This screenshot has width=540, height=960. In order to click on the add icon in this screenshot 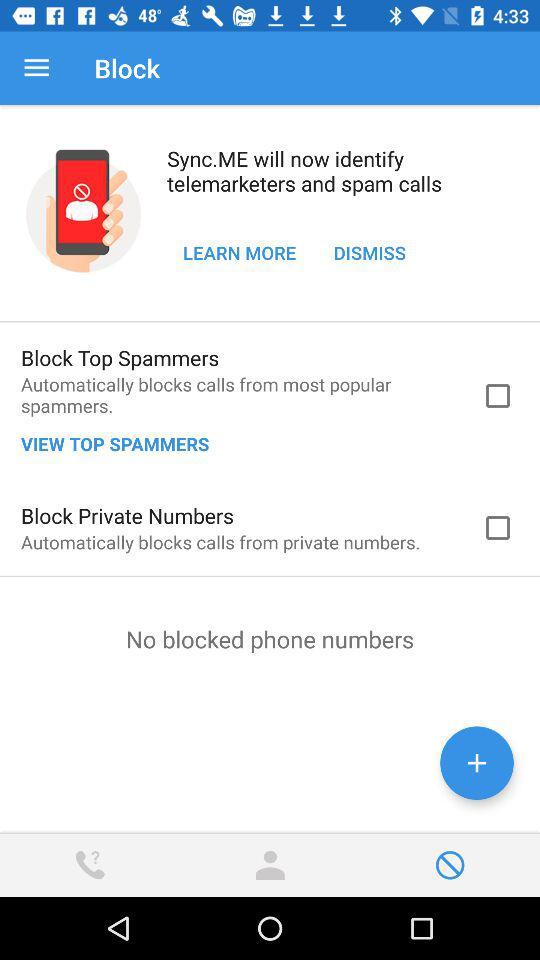, I will do `click(475, 762)`.